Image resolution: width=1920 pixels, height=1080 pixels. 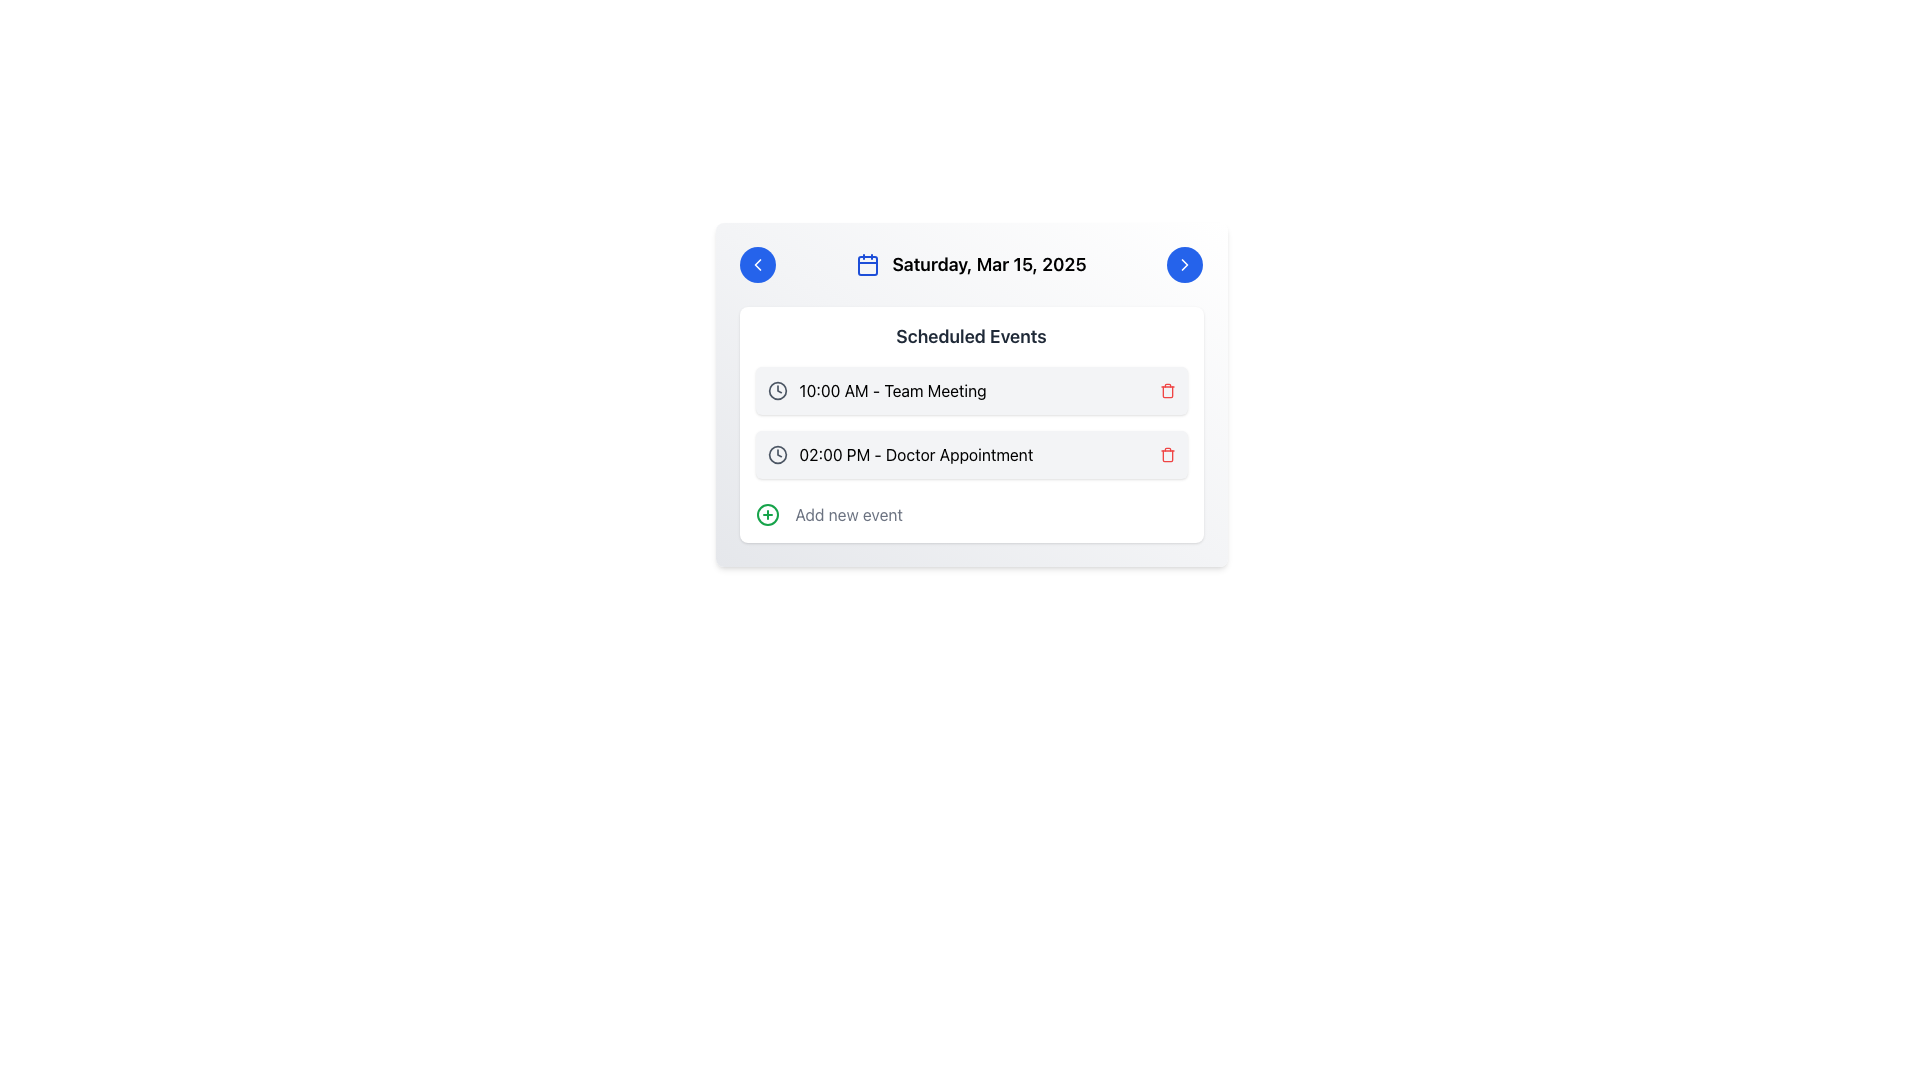 I want to click on the delete button icon represented by a trash can for the '02:00 PM - Doctor Appointment' event, so click(x=1167, y=455).